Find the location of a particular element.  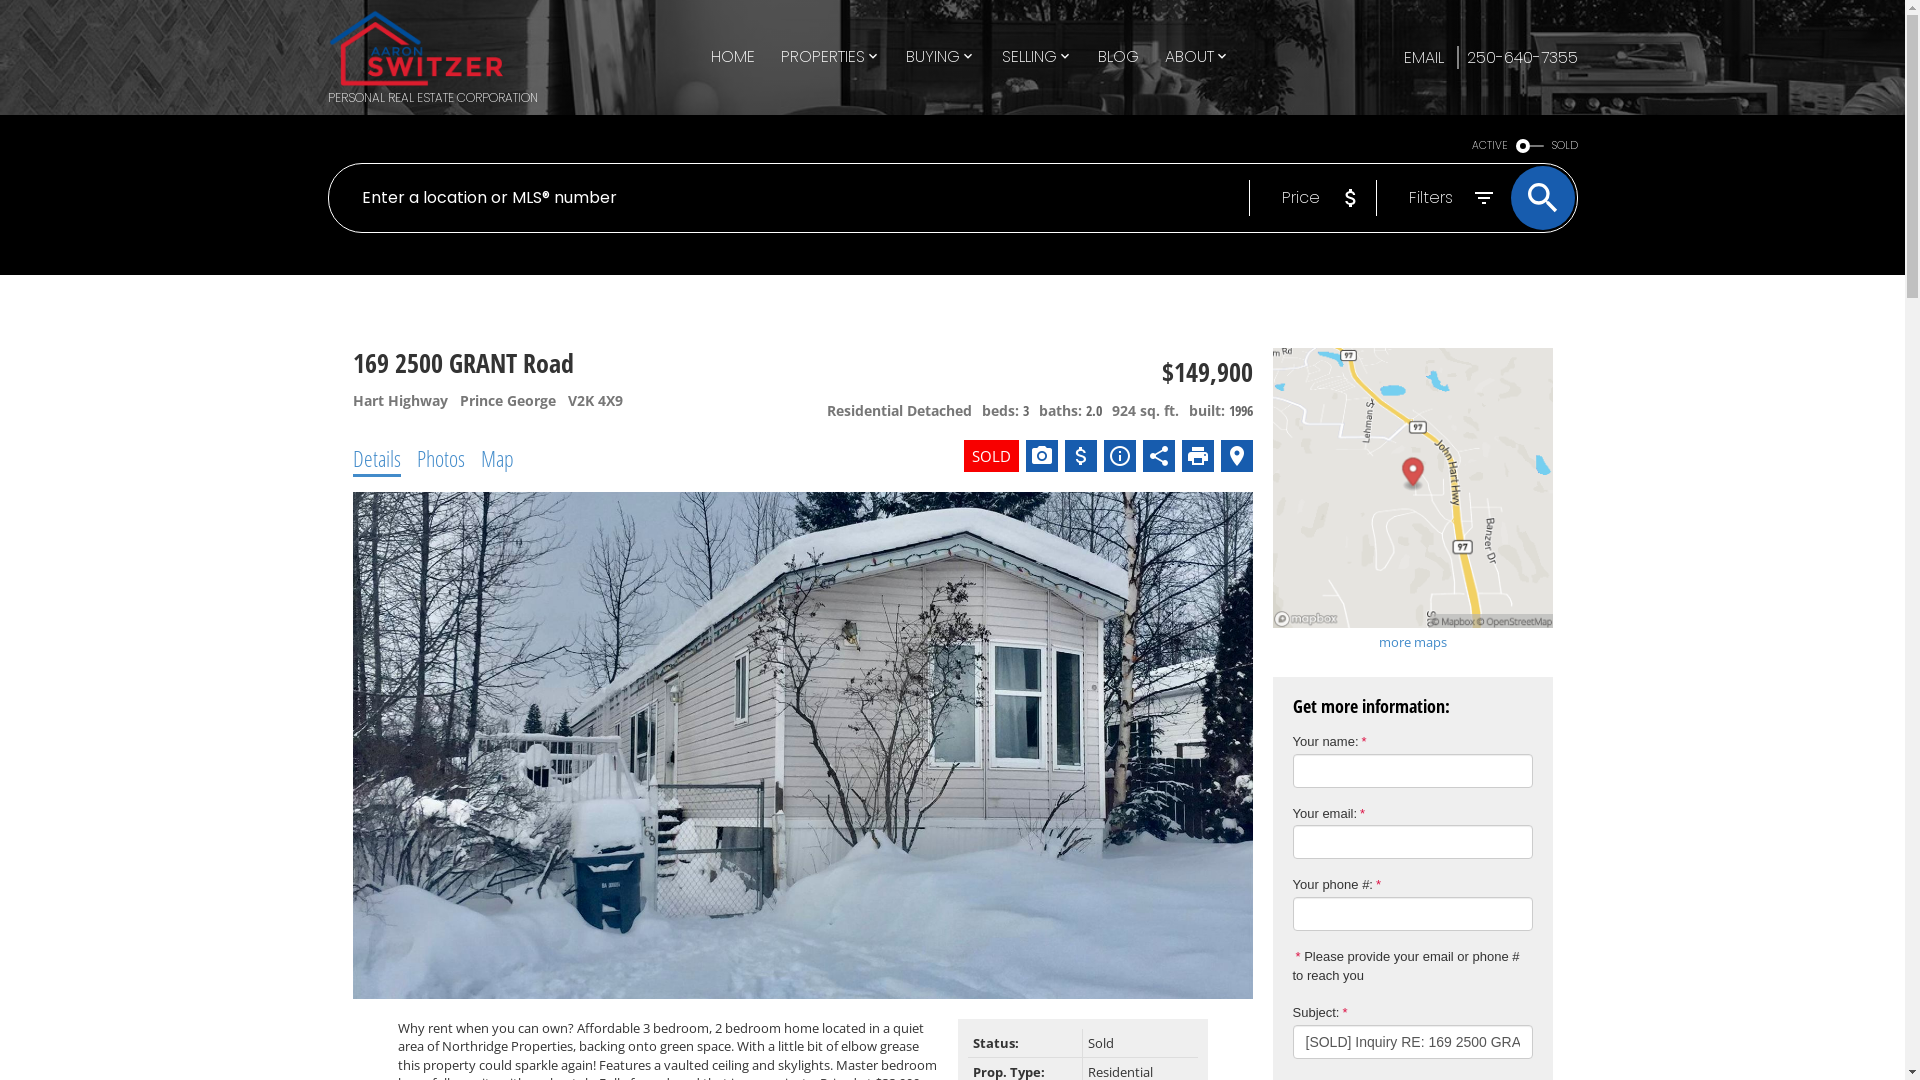

'BLOG' is located at coordinates (1117, 56).